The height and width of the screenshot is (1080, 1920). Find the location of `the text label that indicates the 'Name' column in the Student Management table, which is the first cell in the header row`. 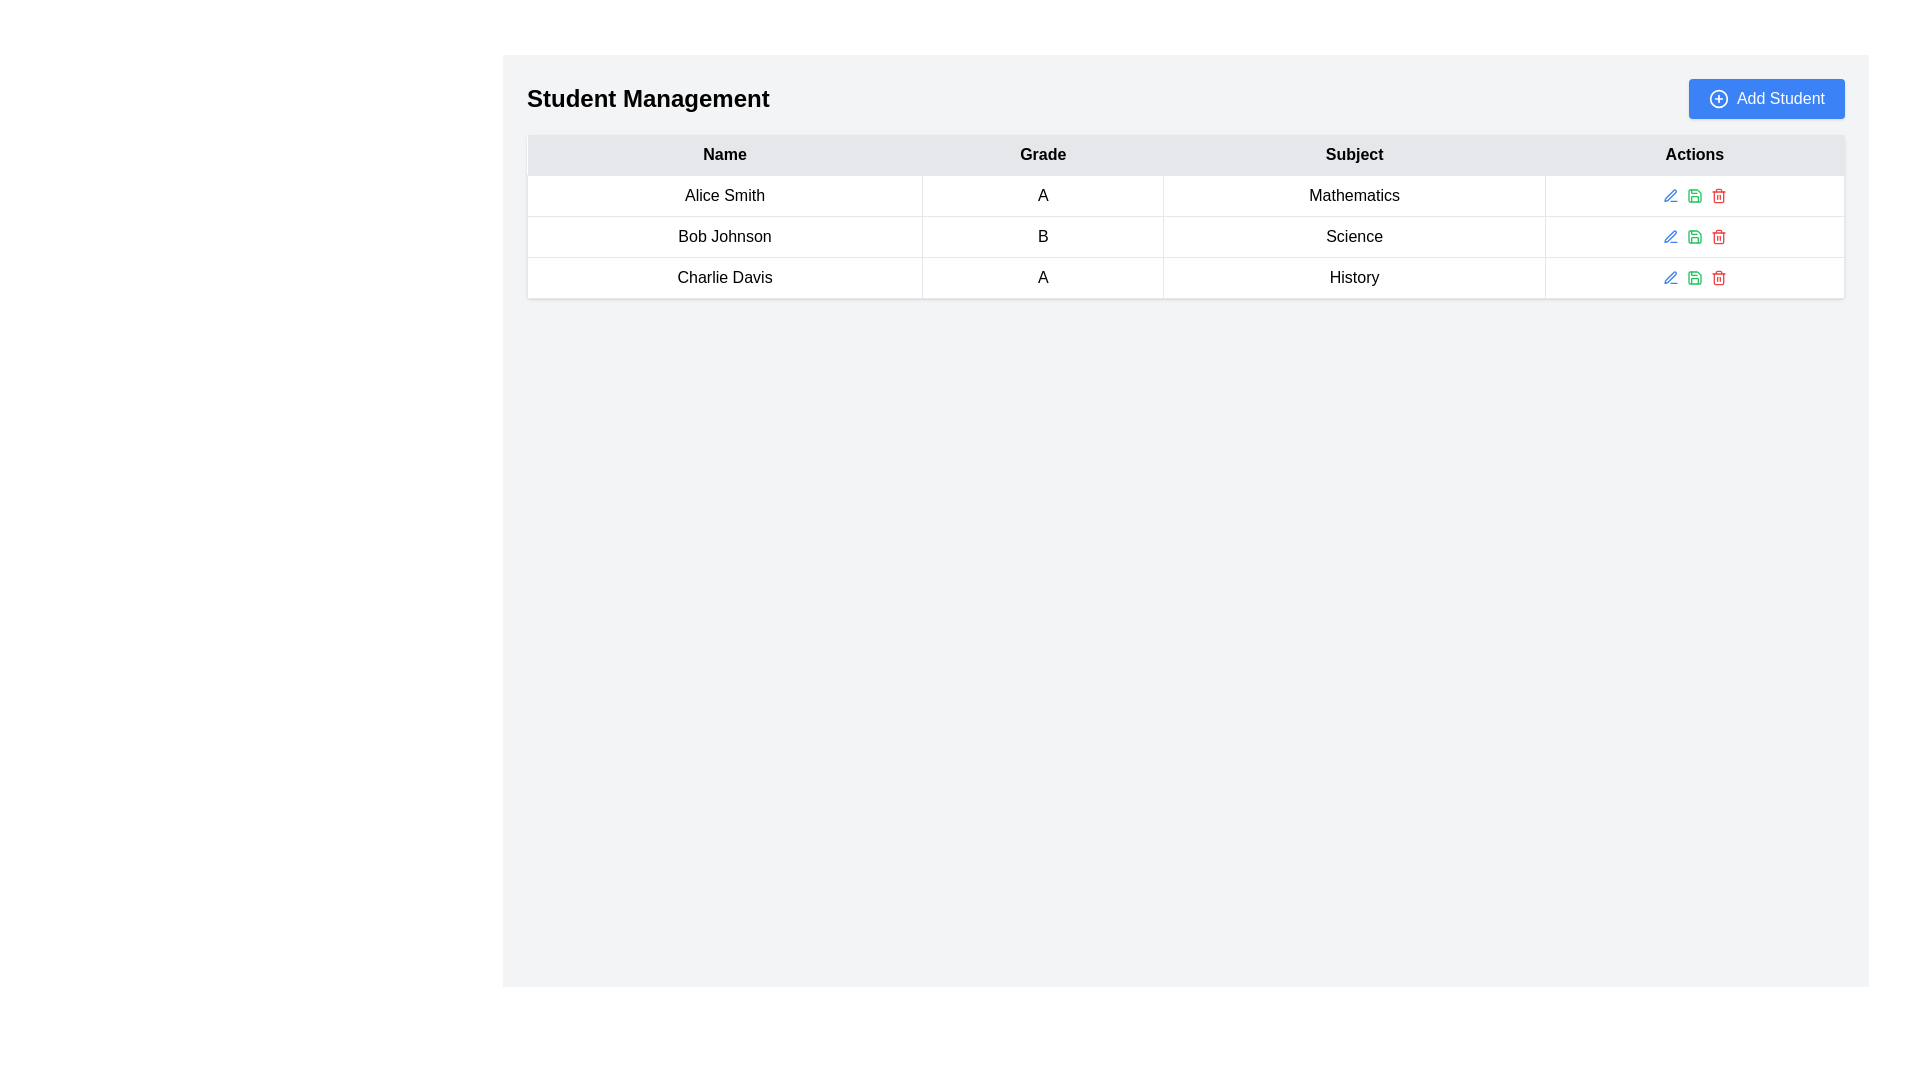

the text label that indicates the 'Name' column in the Student Management table, which is the first cell in the header row is located at coordinates (723, 154).